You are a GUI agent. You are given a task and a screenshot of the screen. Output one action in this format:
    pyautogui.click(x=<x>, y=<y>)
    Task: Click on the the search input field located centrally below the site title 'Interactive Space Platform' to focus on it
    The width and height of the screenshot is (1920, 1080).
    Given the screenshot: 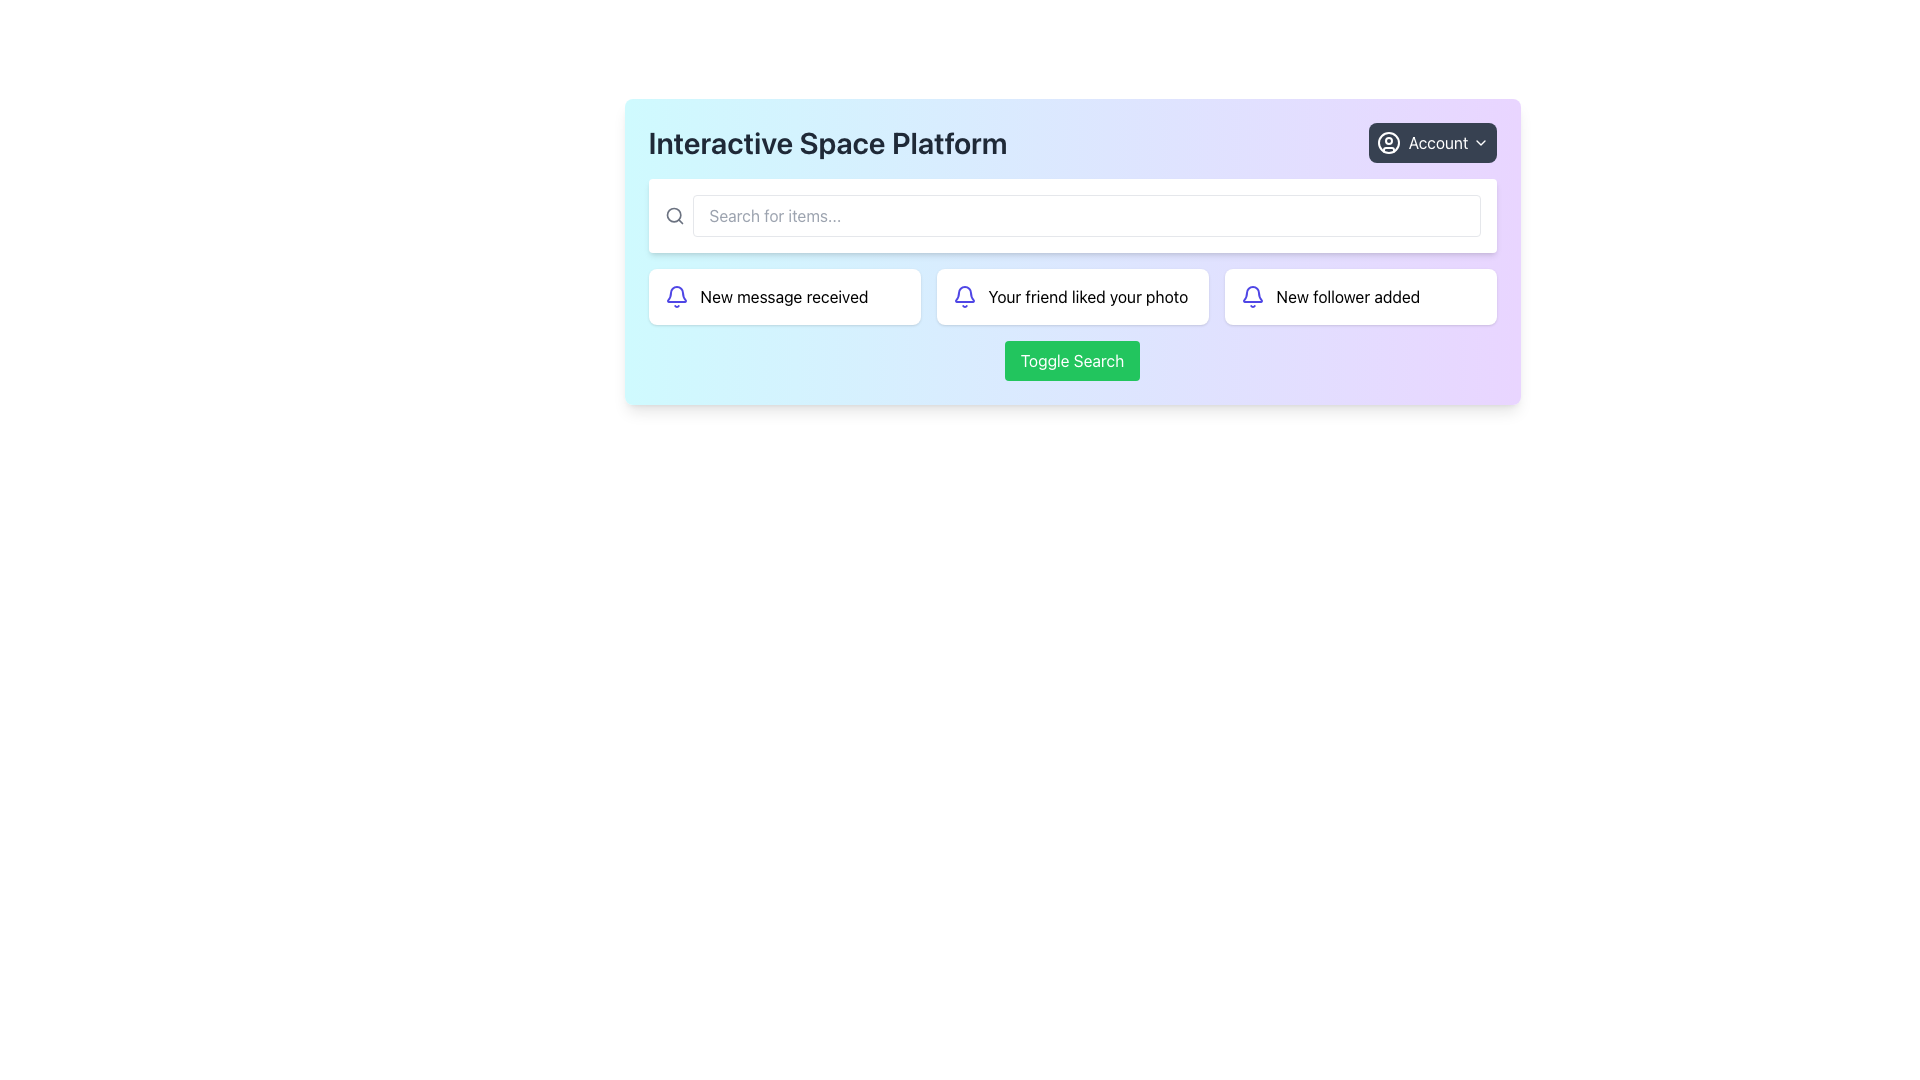 What is the action you would take?
    pyautogui.click(x=1071, y=216)
    